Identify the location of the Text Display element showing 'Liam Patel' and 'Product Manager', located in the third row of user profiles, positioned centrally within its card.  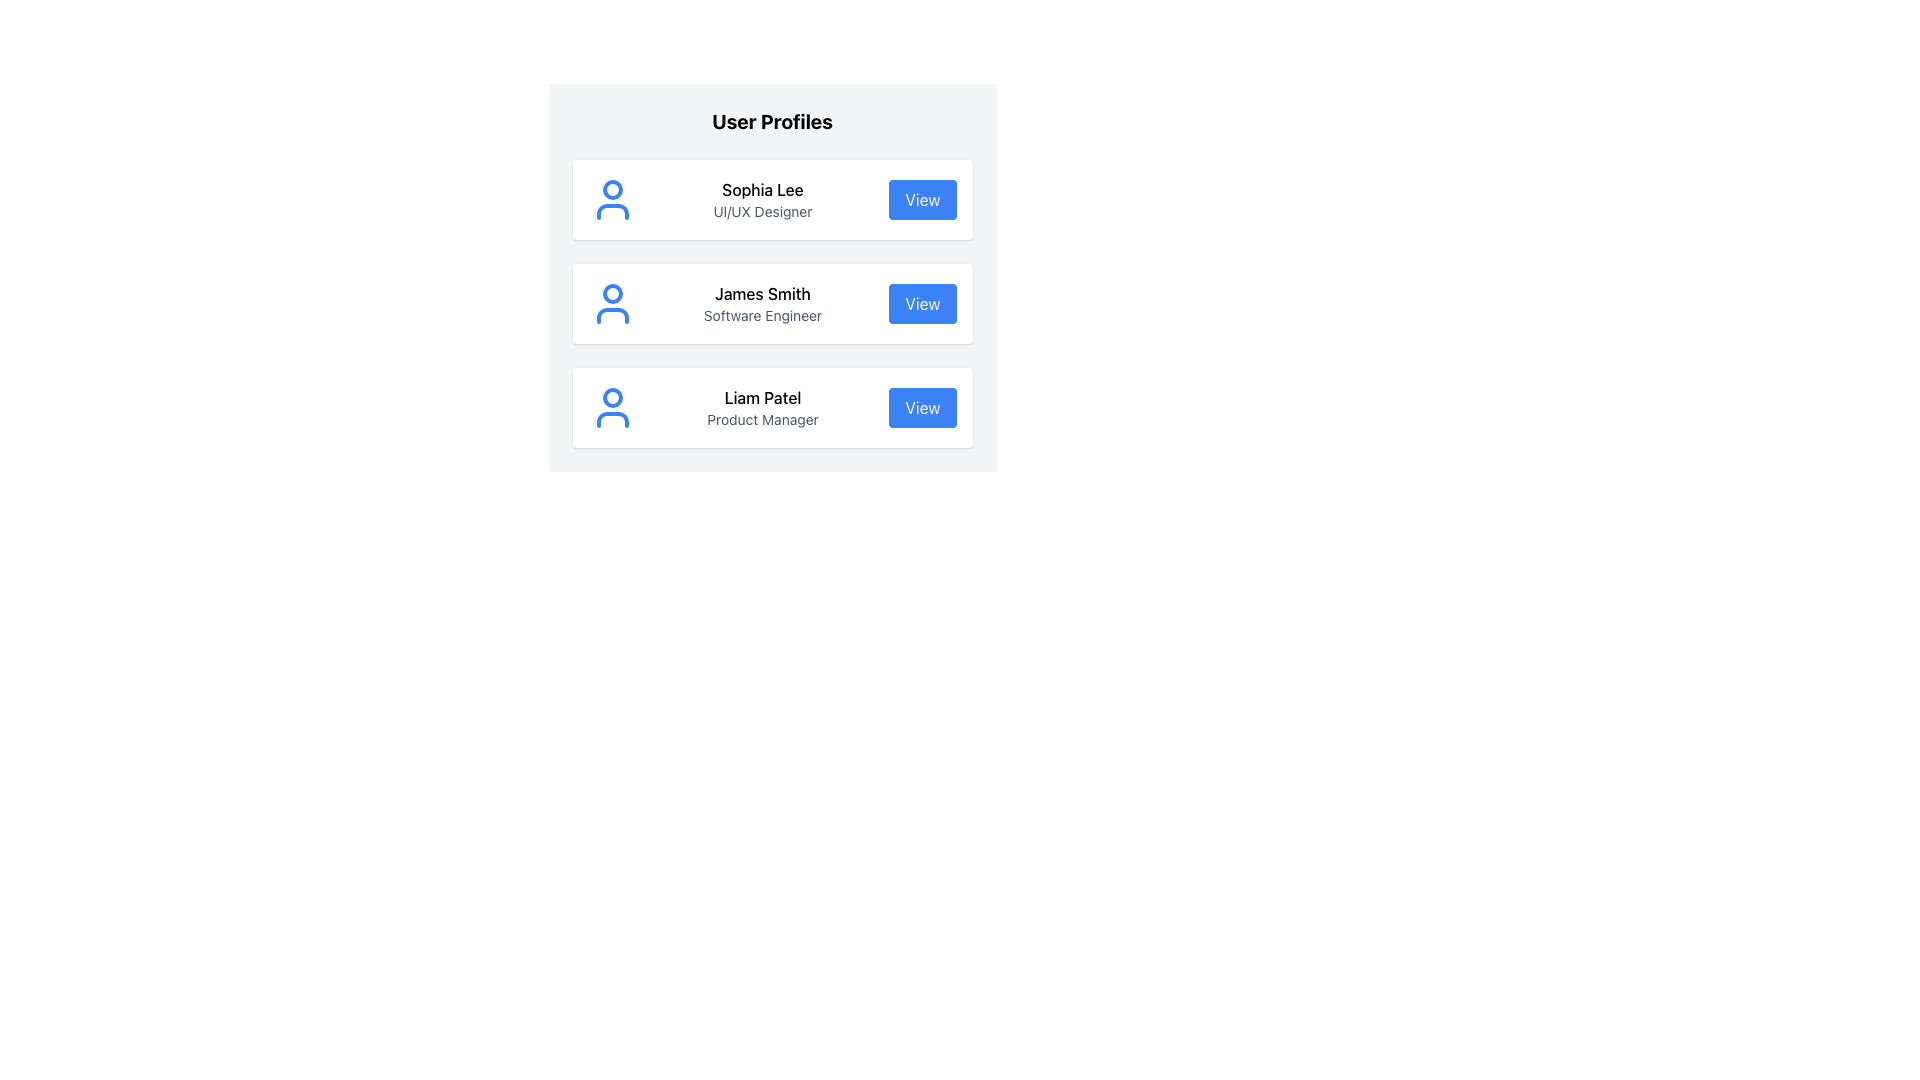
(762, 407).